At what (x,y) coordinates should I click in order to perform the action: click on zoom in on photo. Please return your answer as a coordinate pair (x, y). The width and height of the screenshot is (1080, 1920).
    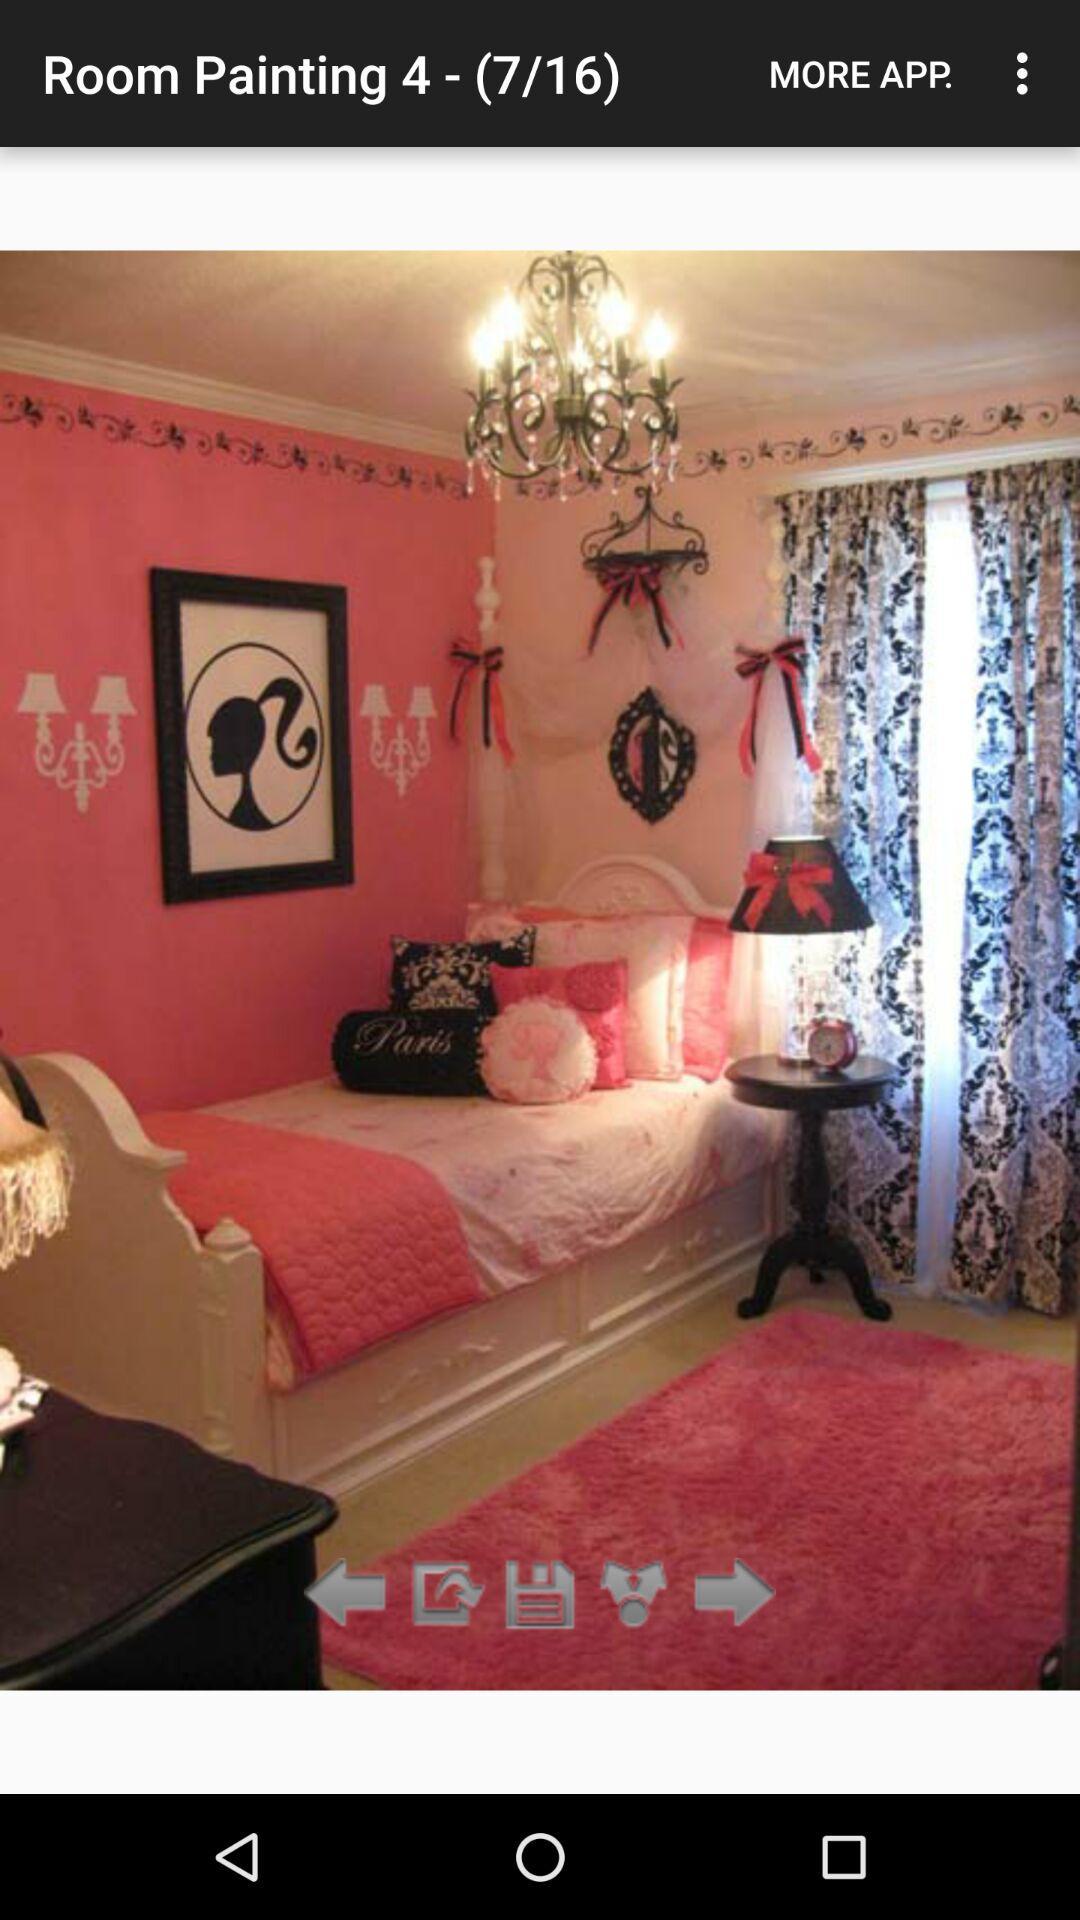
    Looking at the image, I should click on (634, 1593).